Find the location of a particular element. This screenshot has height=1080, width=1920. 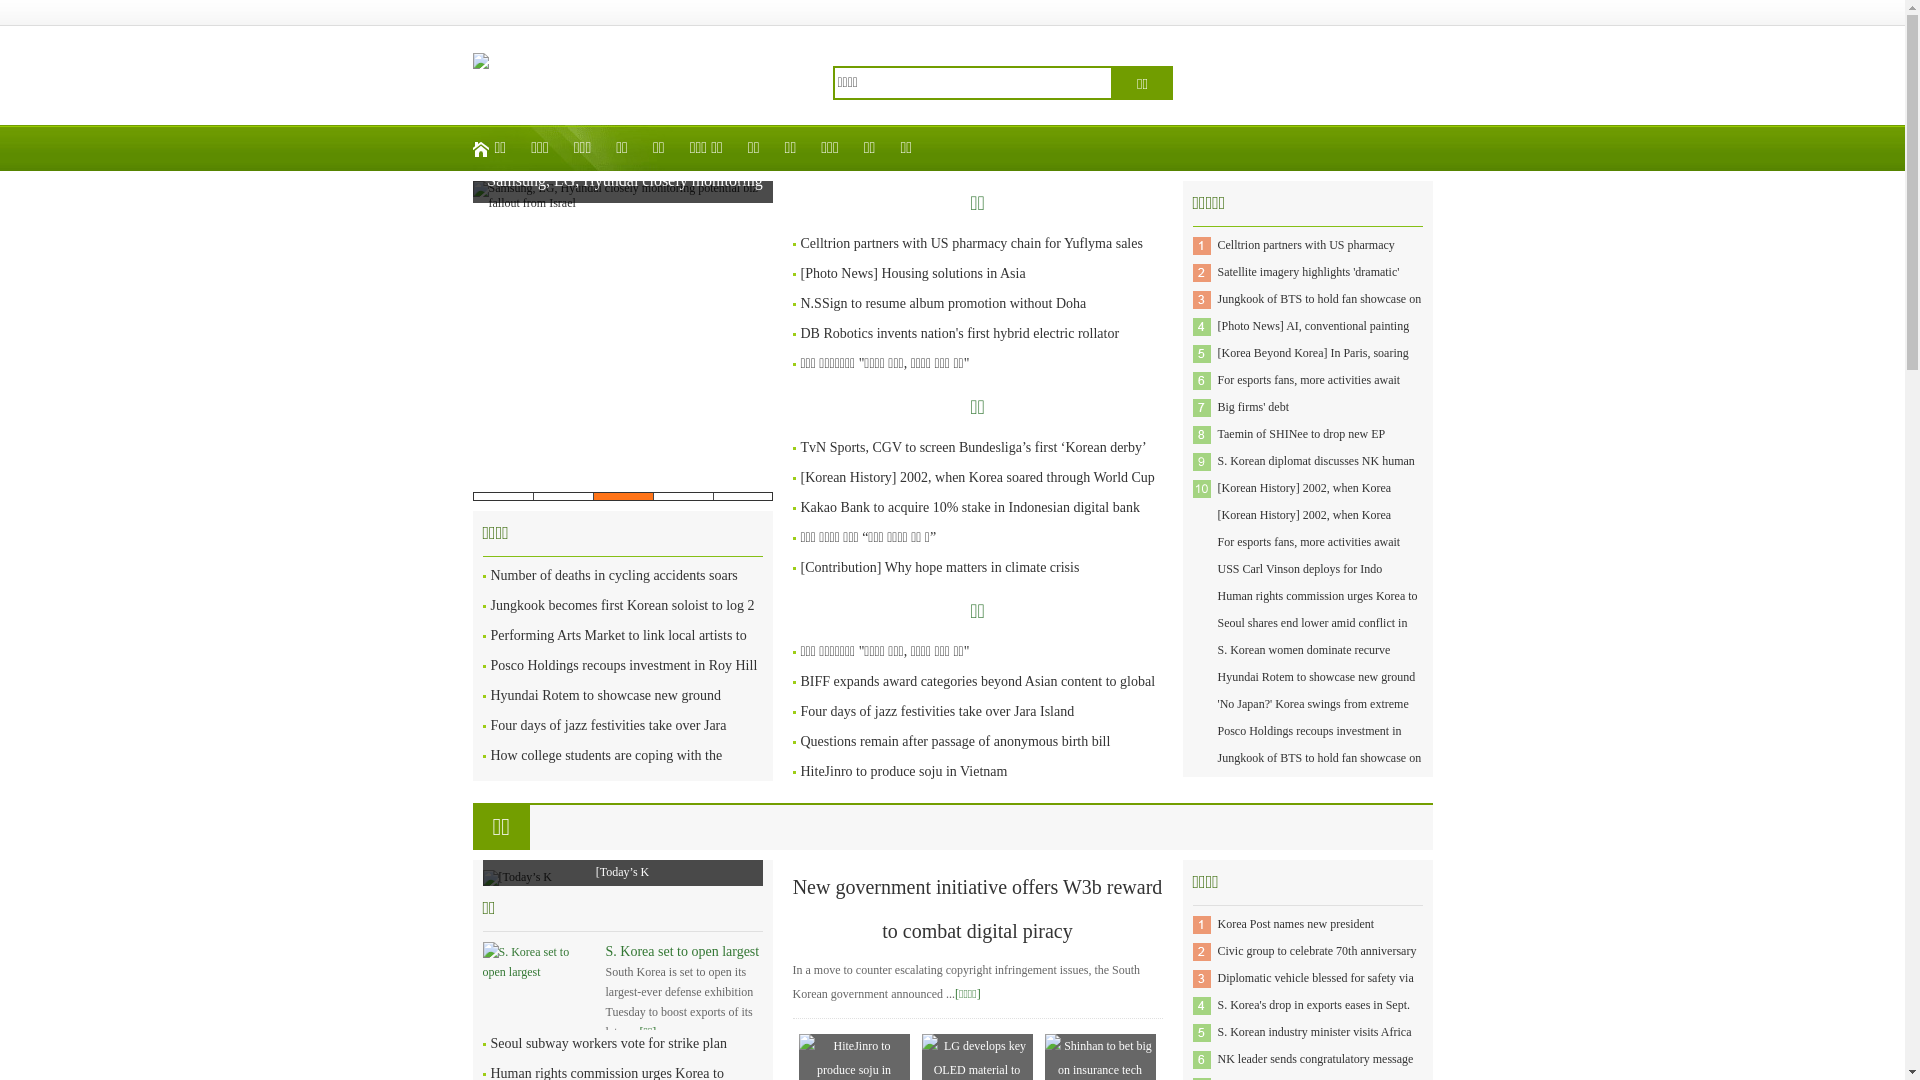

'S. Korean diplomat discusses NK human rights with US envoy' is located at coordinates (1316, 474).